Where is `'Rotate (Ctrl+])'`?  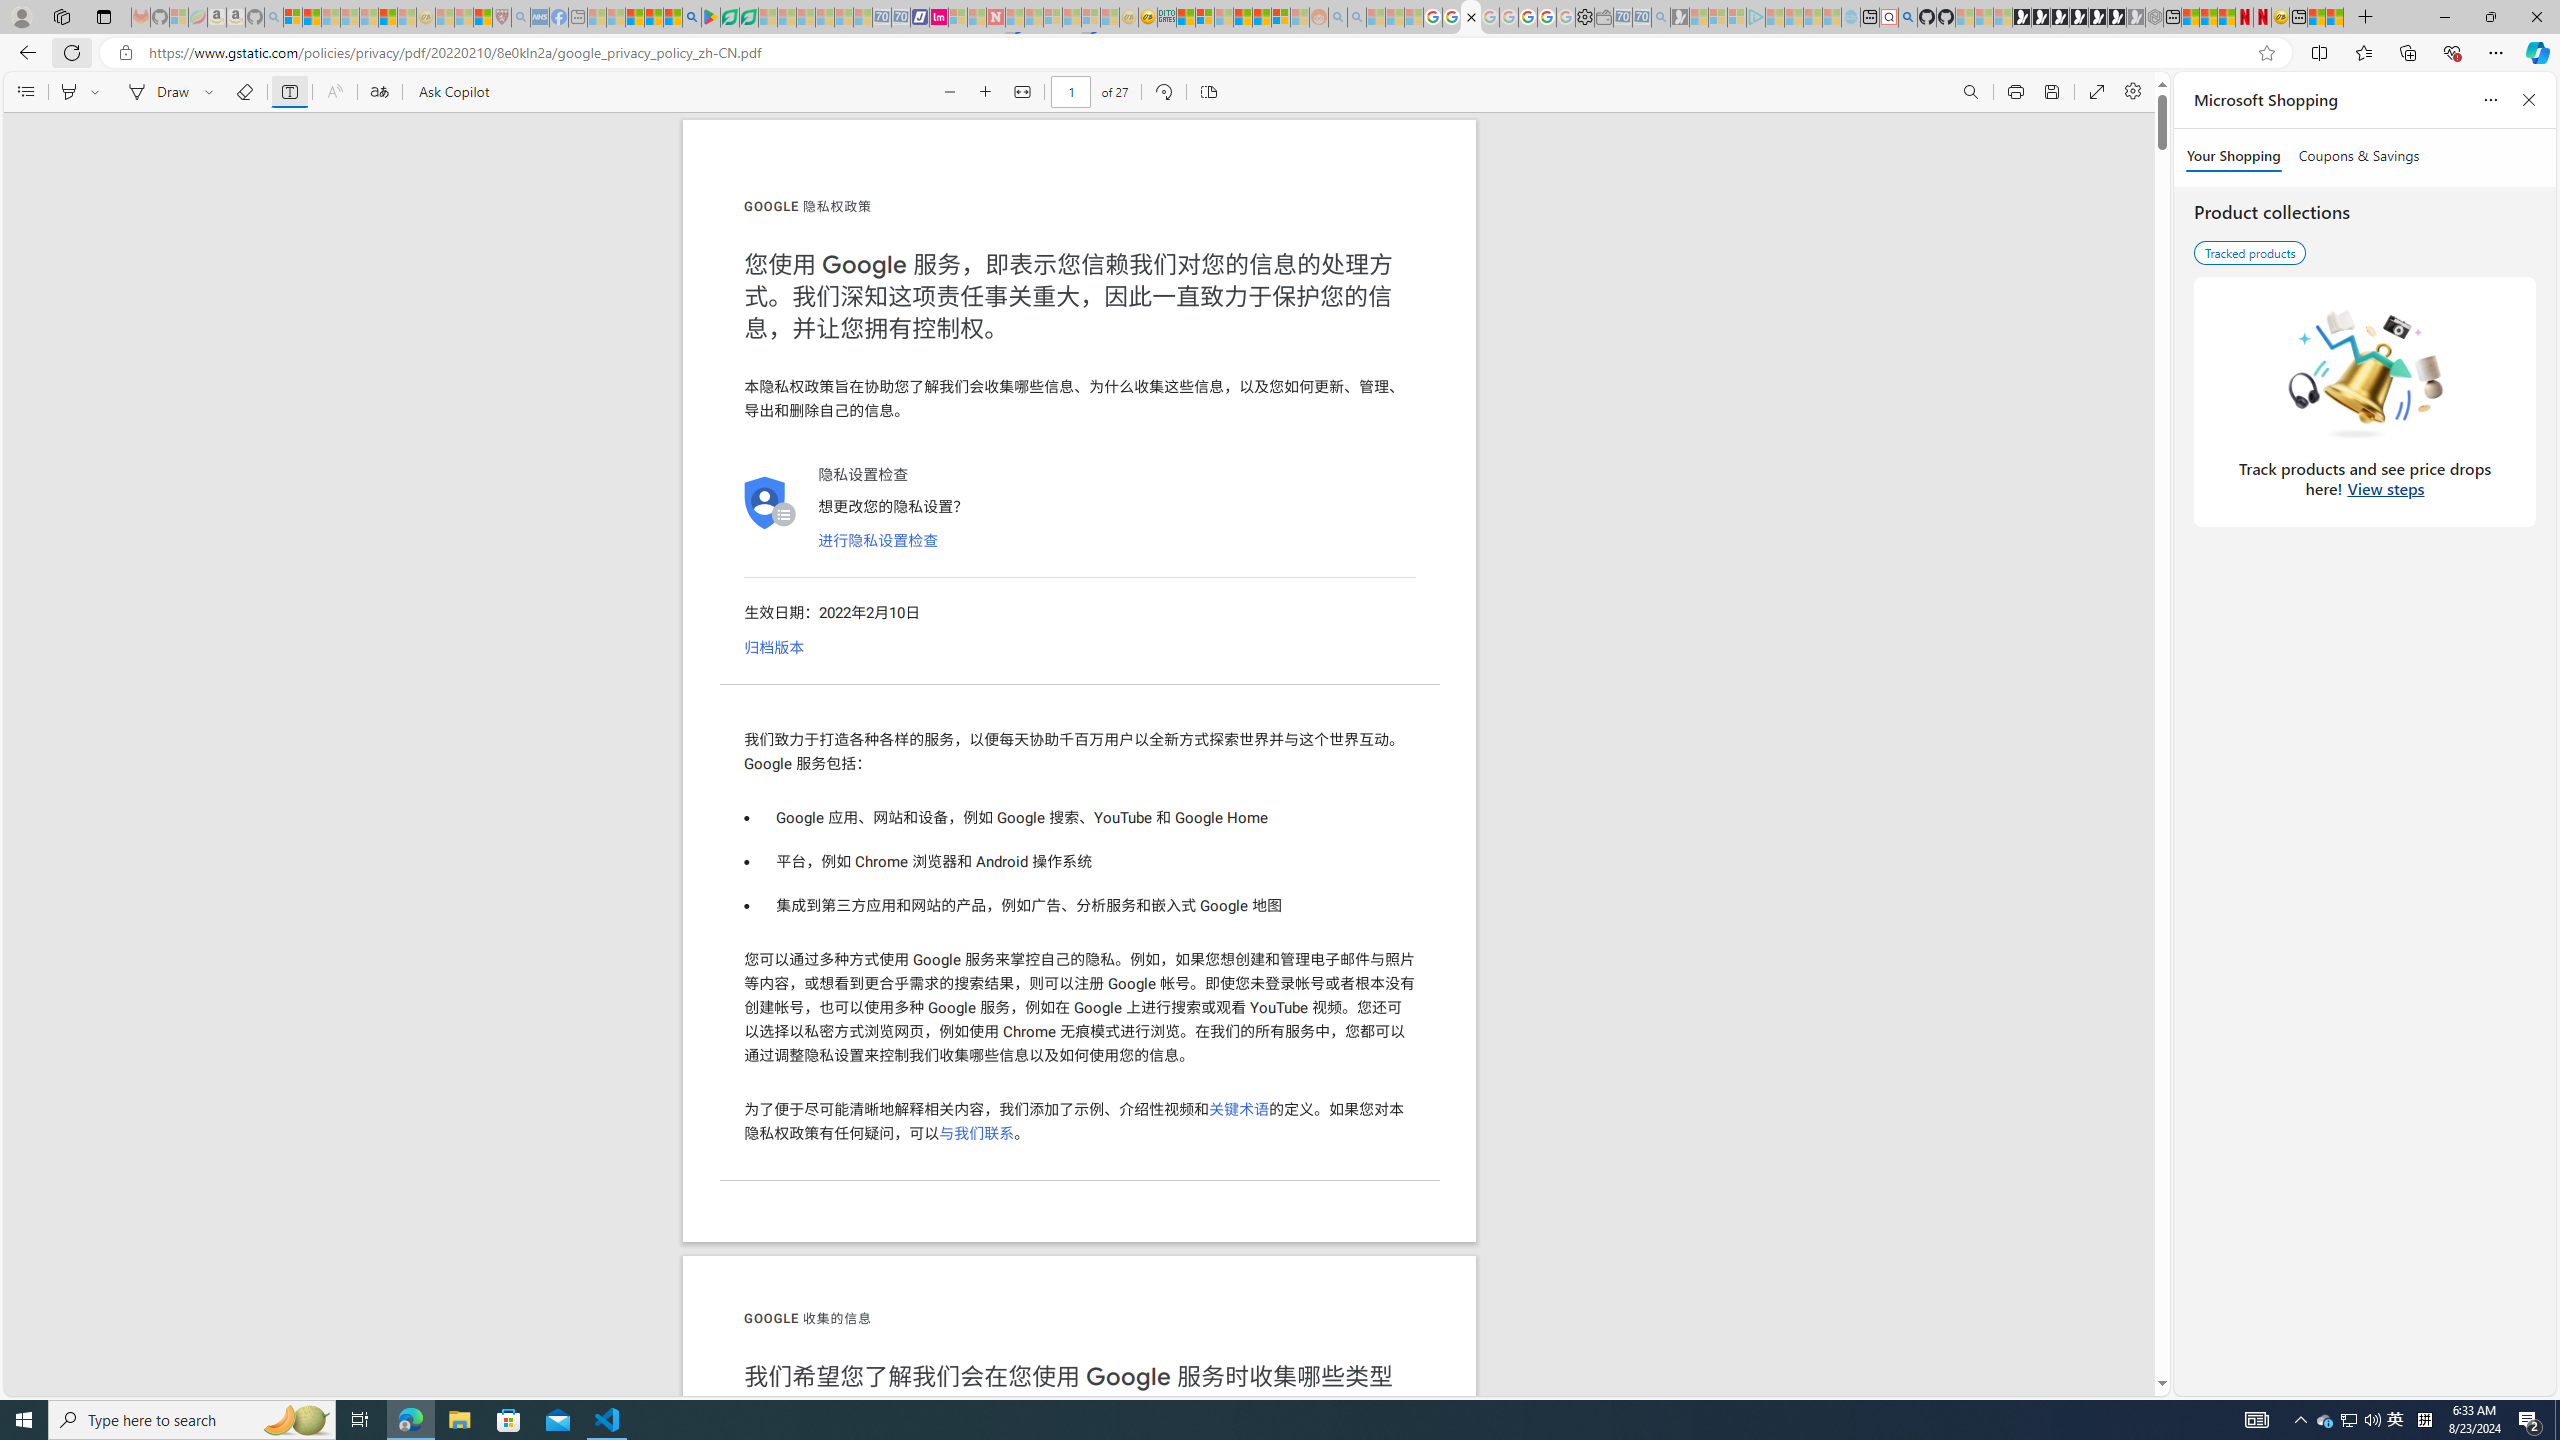
'Rotate (Ctrl+])' is located at coordinates (1162, 91).